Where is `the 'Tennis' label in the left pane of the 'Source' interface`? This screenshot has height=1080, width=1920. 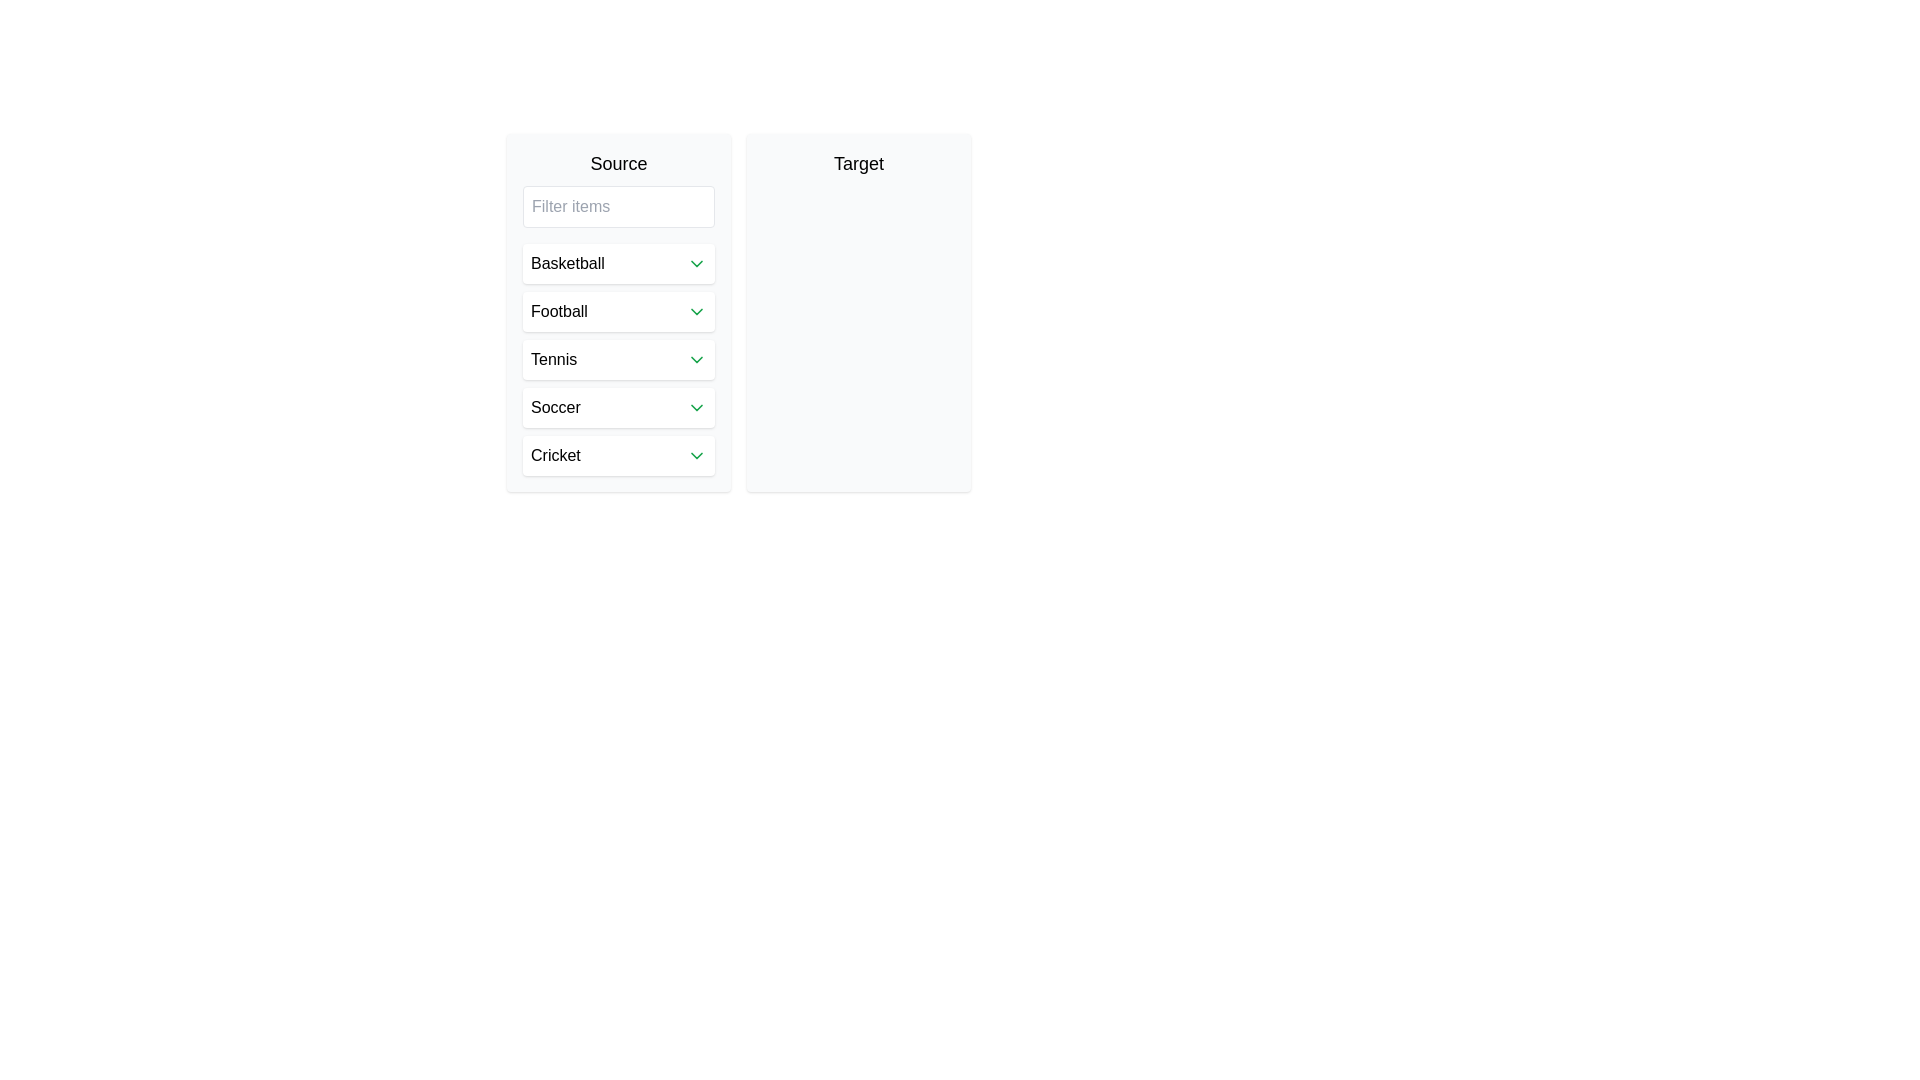 the 'Tennis' label in the left pane of the 'Source' interface is located at coordinates (554, 358).